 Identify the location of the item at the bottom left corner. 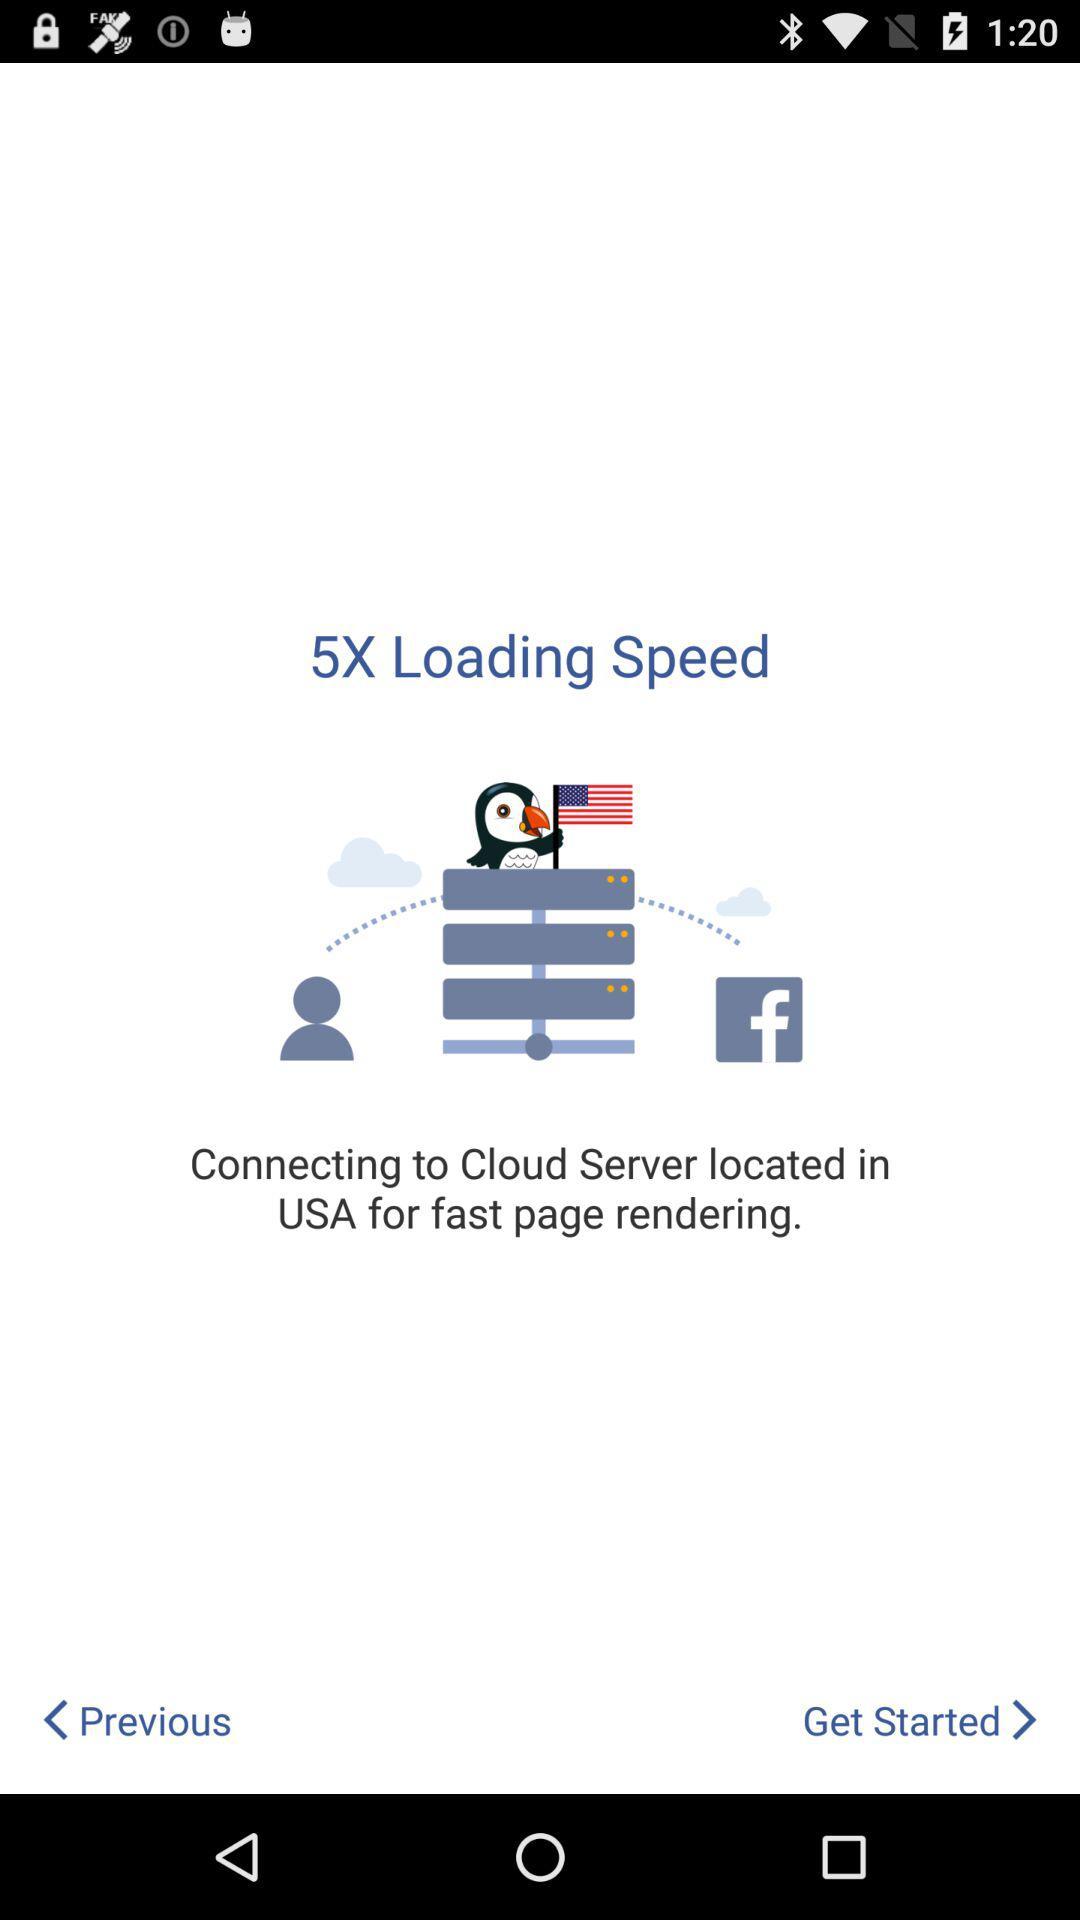
(135, 1719).